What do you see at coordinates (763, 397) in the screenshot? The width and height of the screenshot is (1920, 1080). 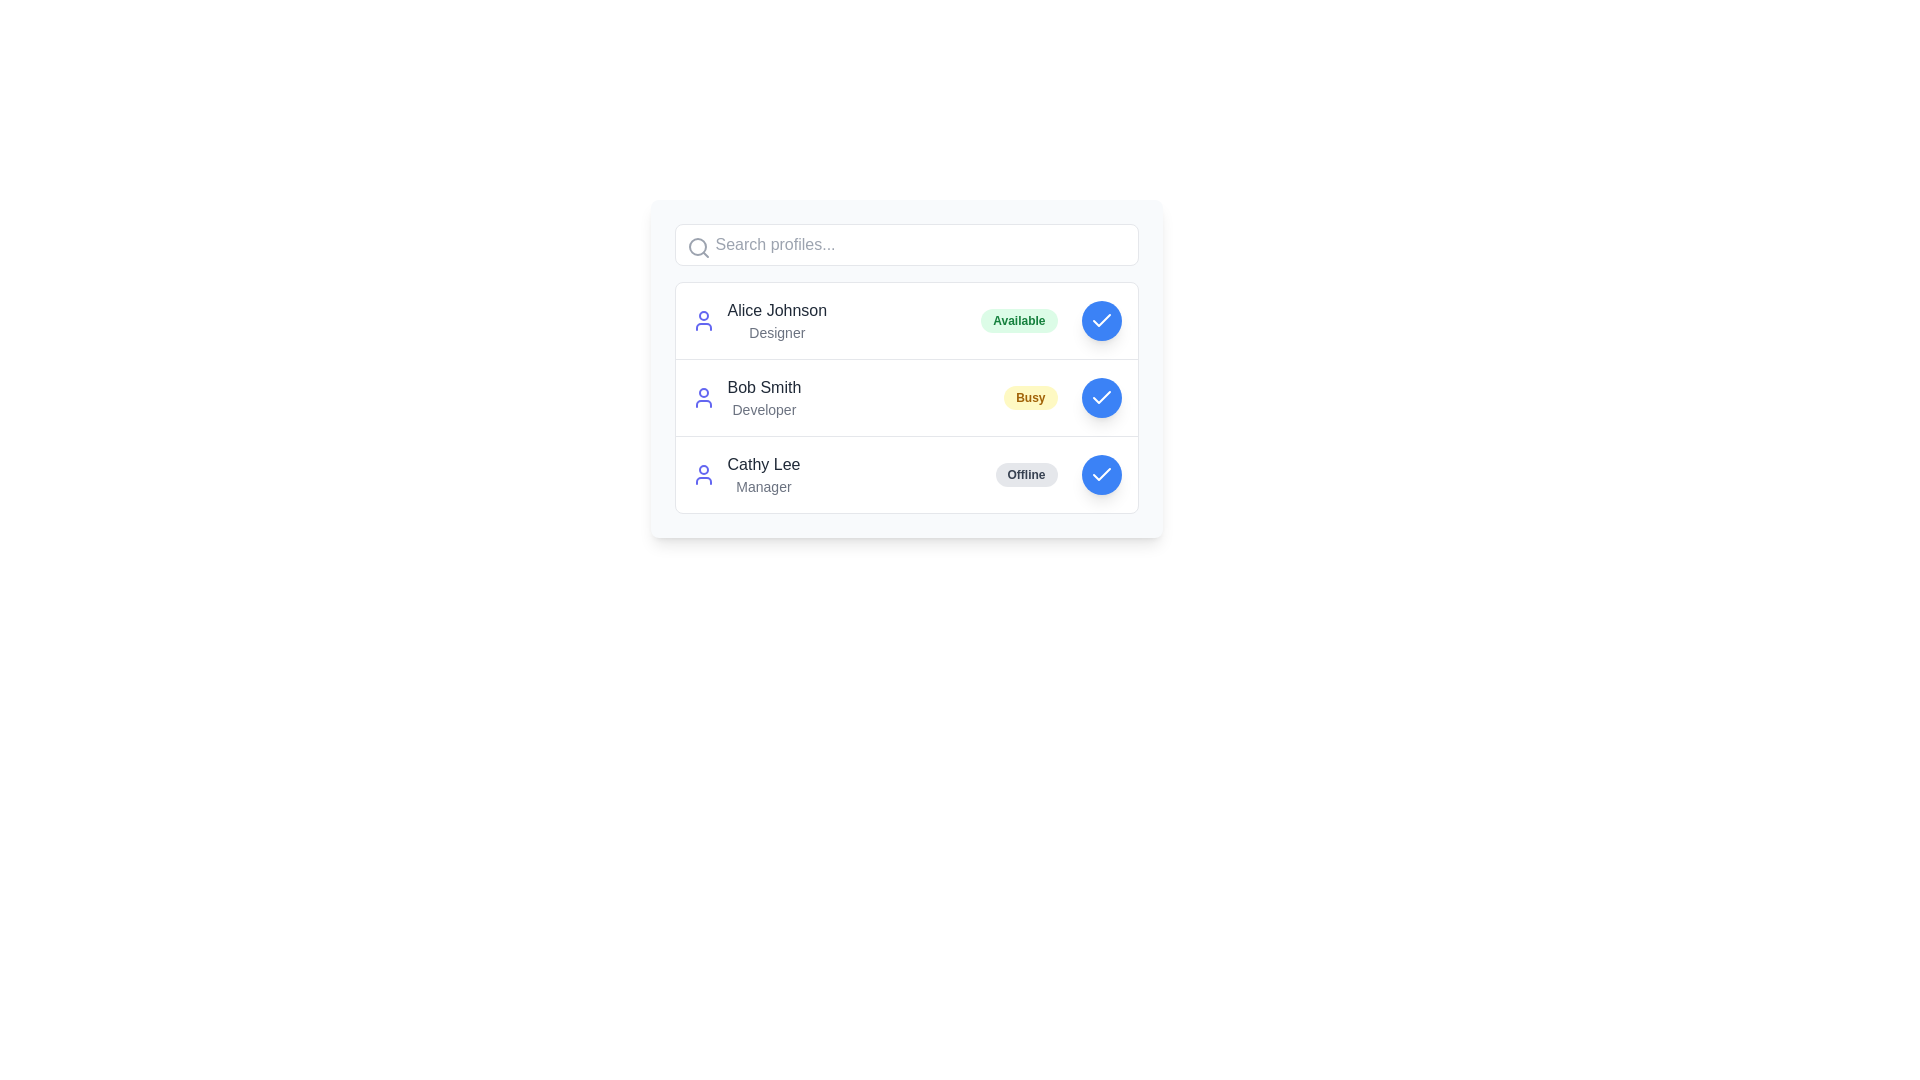 I see `the Profile entry containing the name and role of the individual, located in the second row of the user profiles list, positioned below 'Alice Johnson' and above 'Cathy Lee'` at bounding box center [763, 397].